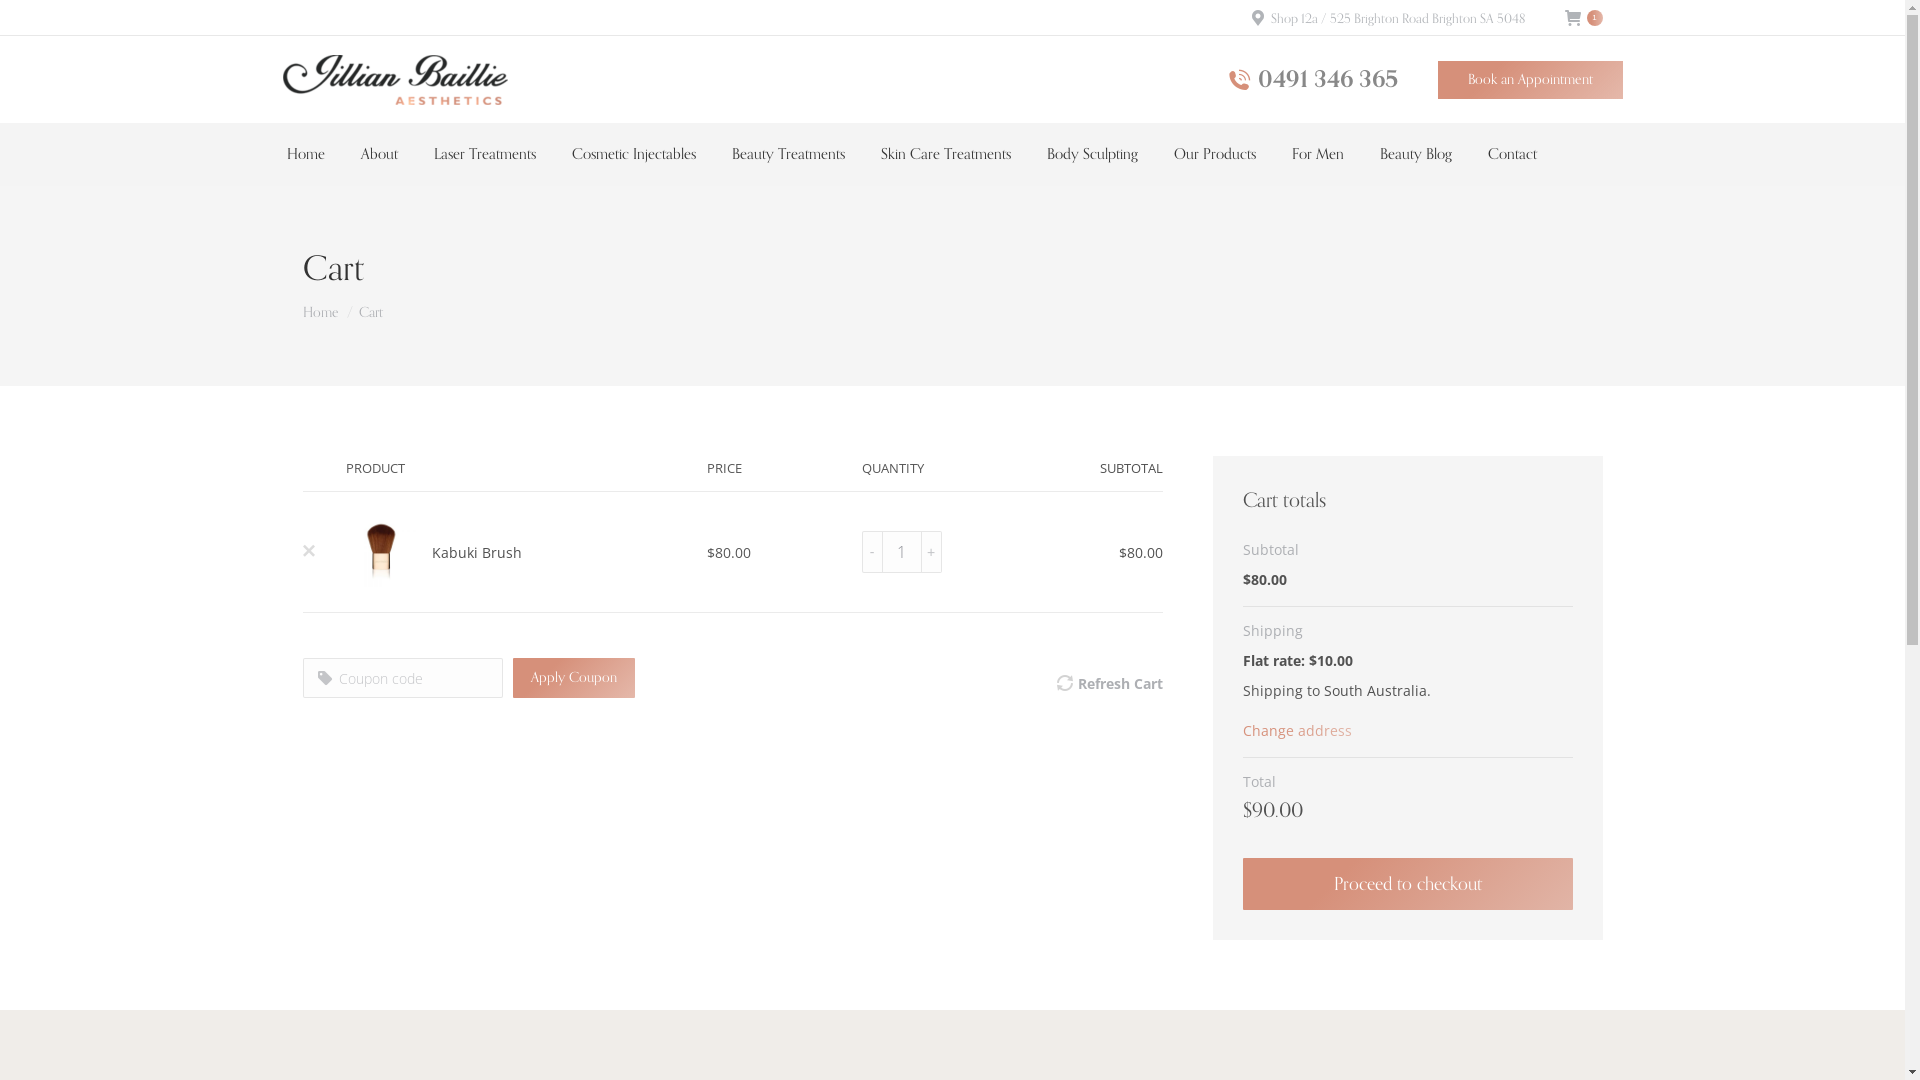 Image resolution: width=1920 pixels, height=1080 pixels. What do you see at coordinates (484, 153) in the screenshot?
I see `'Laser Treatments'` at bounding box center [484, 153].